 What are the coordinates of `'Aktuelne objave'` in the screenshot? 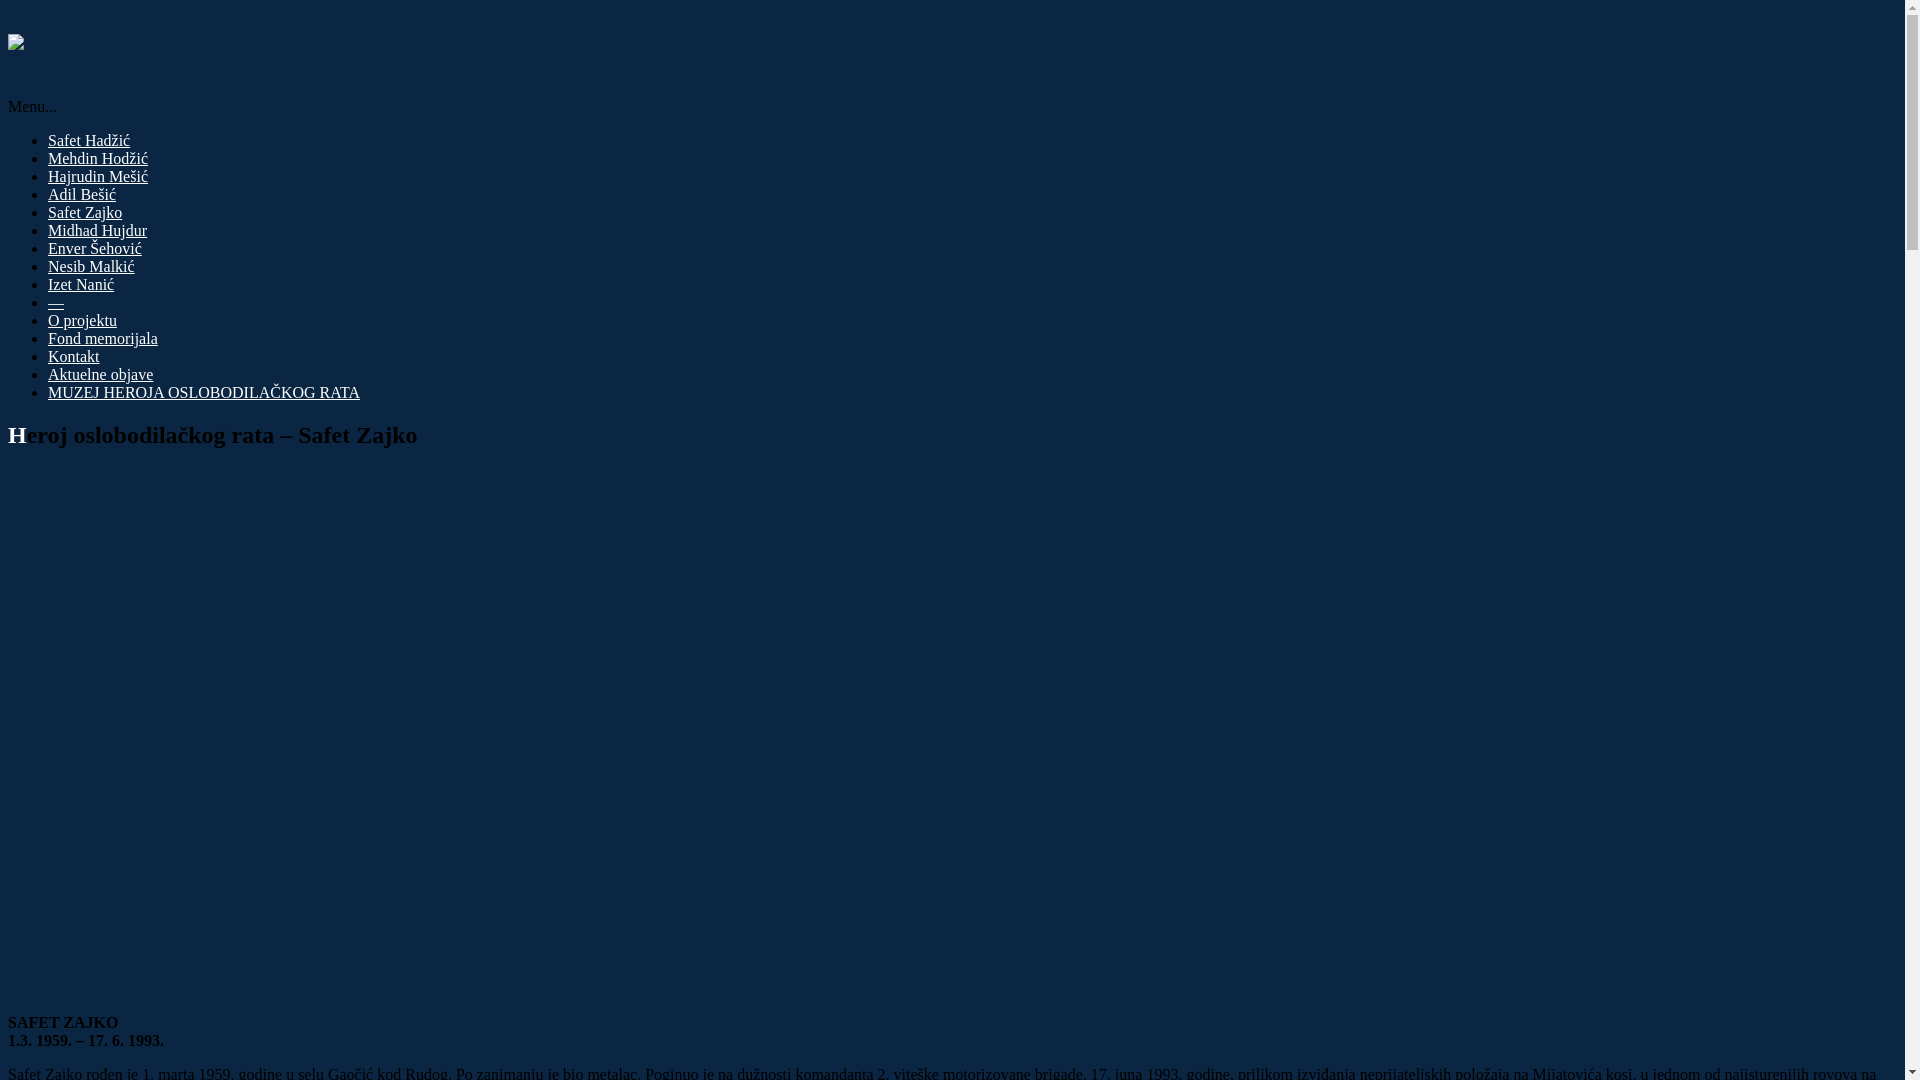 It's located at (48, 374).